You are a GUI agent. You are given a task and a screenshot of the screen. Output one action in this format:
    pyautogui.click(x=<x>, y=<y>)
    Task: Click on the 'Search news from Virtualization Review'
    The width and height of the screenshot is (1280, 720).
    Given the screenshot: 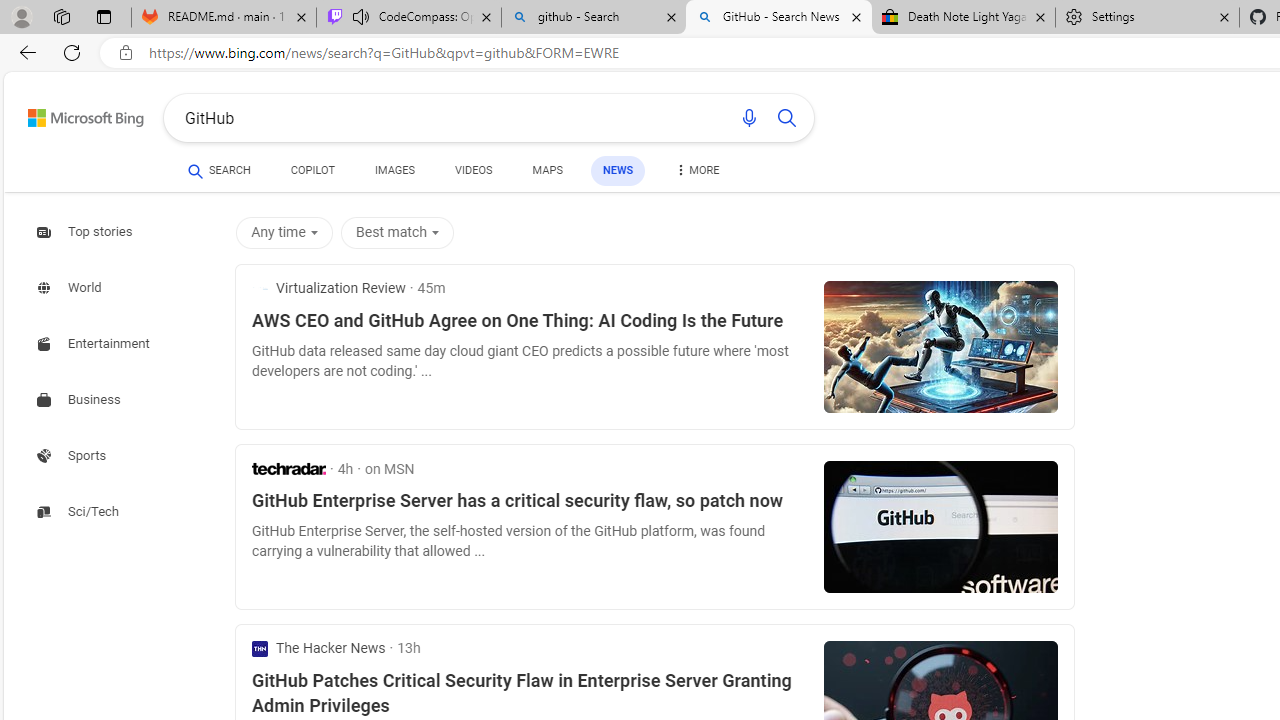 What is the action you would take?
    pyautogui.click(x=328, y=288)
    